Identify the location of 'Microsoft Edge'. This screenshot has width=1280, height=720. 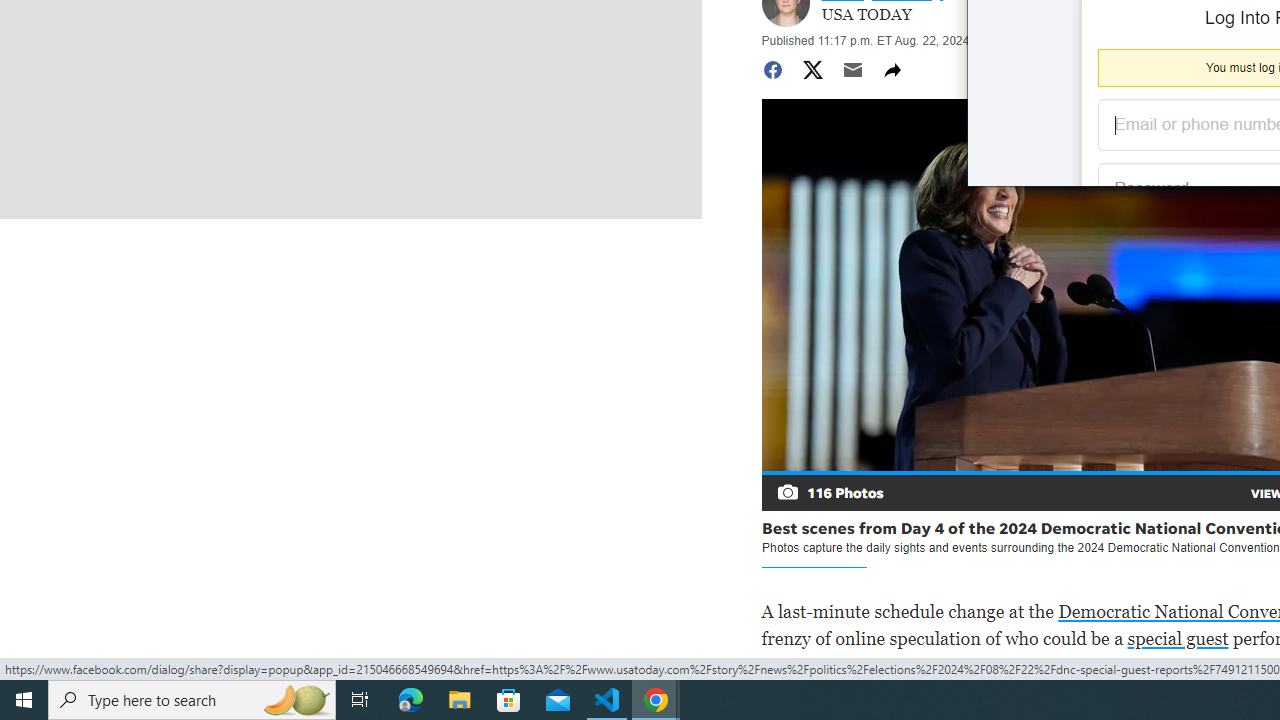
(410, 698).